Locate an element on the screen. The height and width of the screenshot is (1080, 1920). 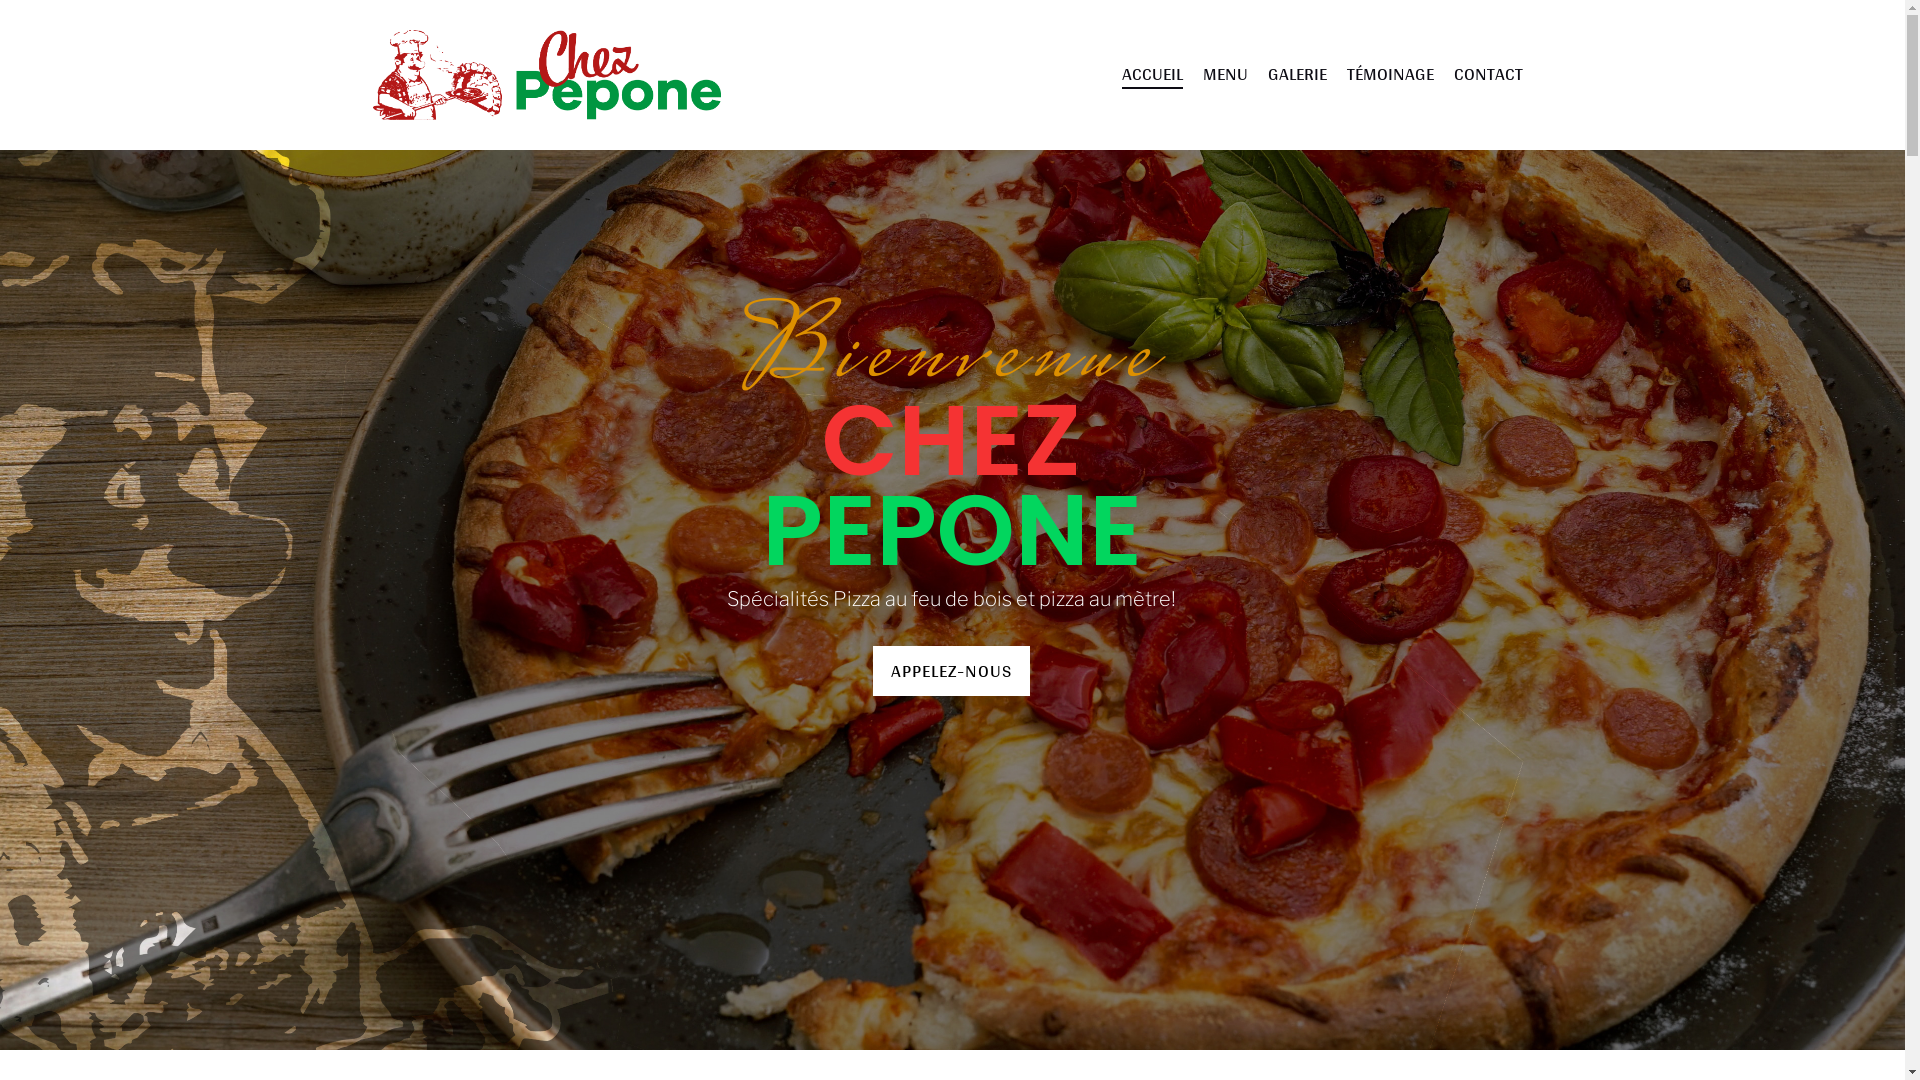
'GALERIE' is located at coordinates (1297, 73).